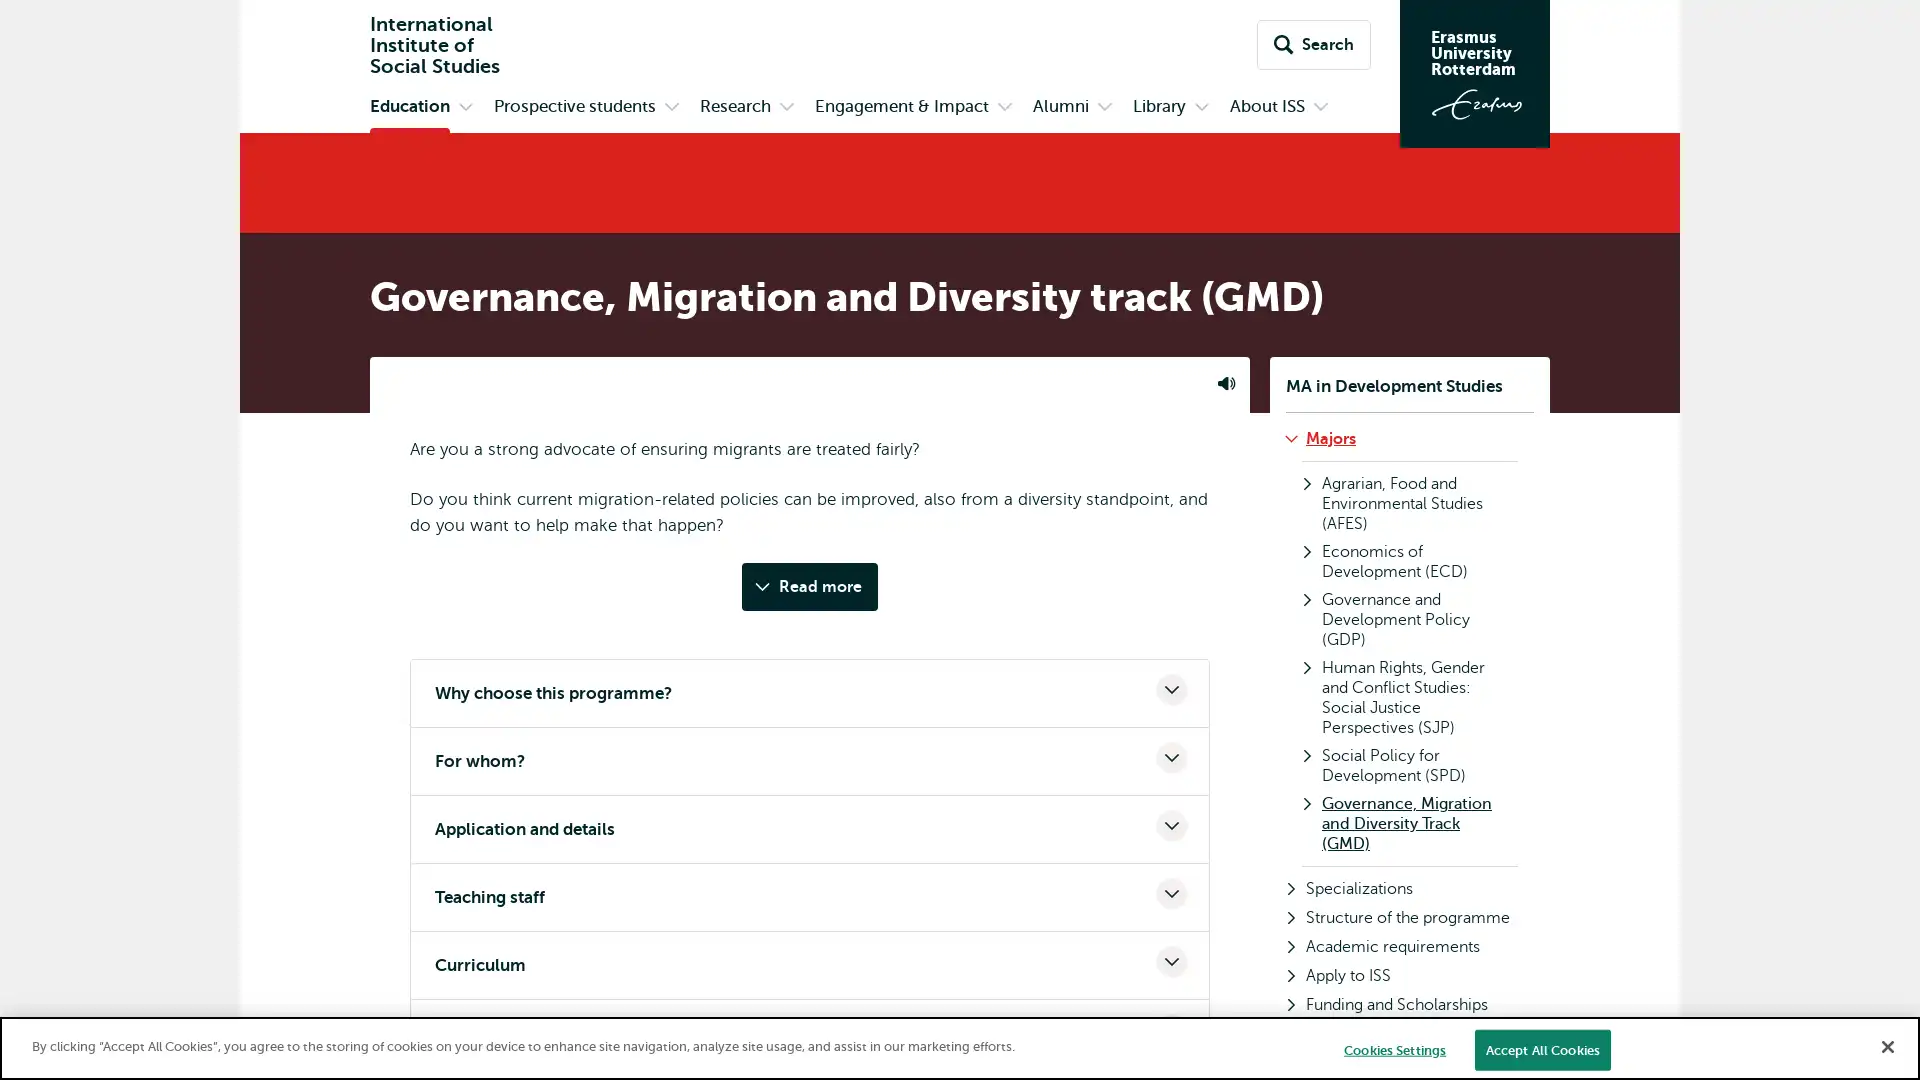  Describe the element at coordinates (1004, 108) in the screenshot. I see `Open submenu` at that location.